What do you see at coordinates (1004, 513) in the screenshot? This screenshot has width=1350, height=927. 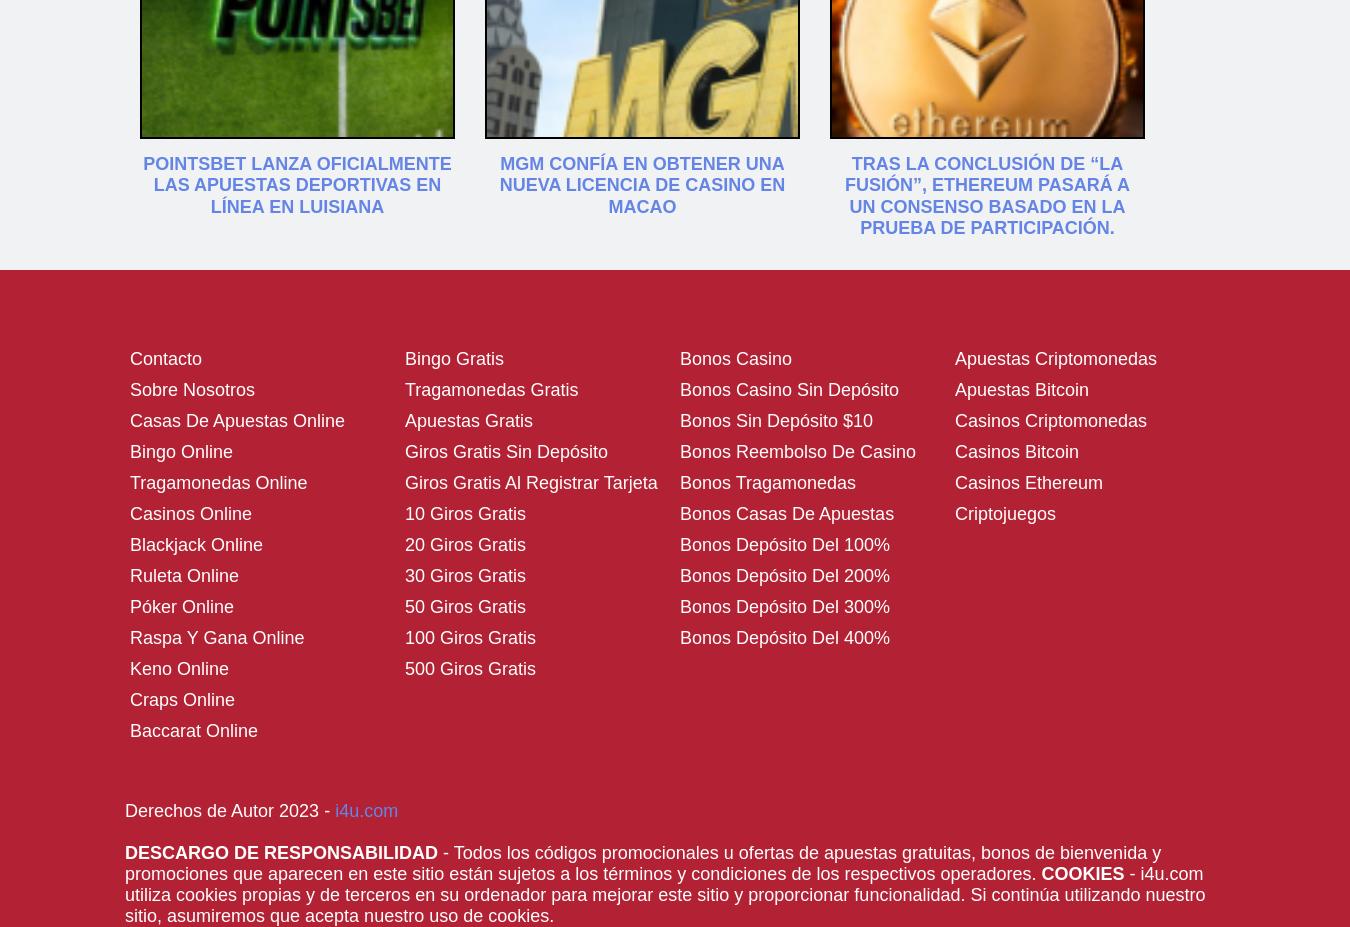 I see `'Criptojuegos'` at bounding box center [1004, 513].